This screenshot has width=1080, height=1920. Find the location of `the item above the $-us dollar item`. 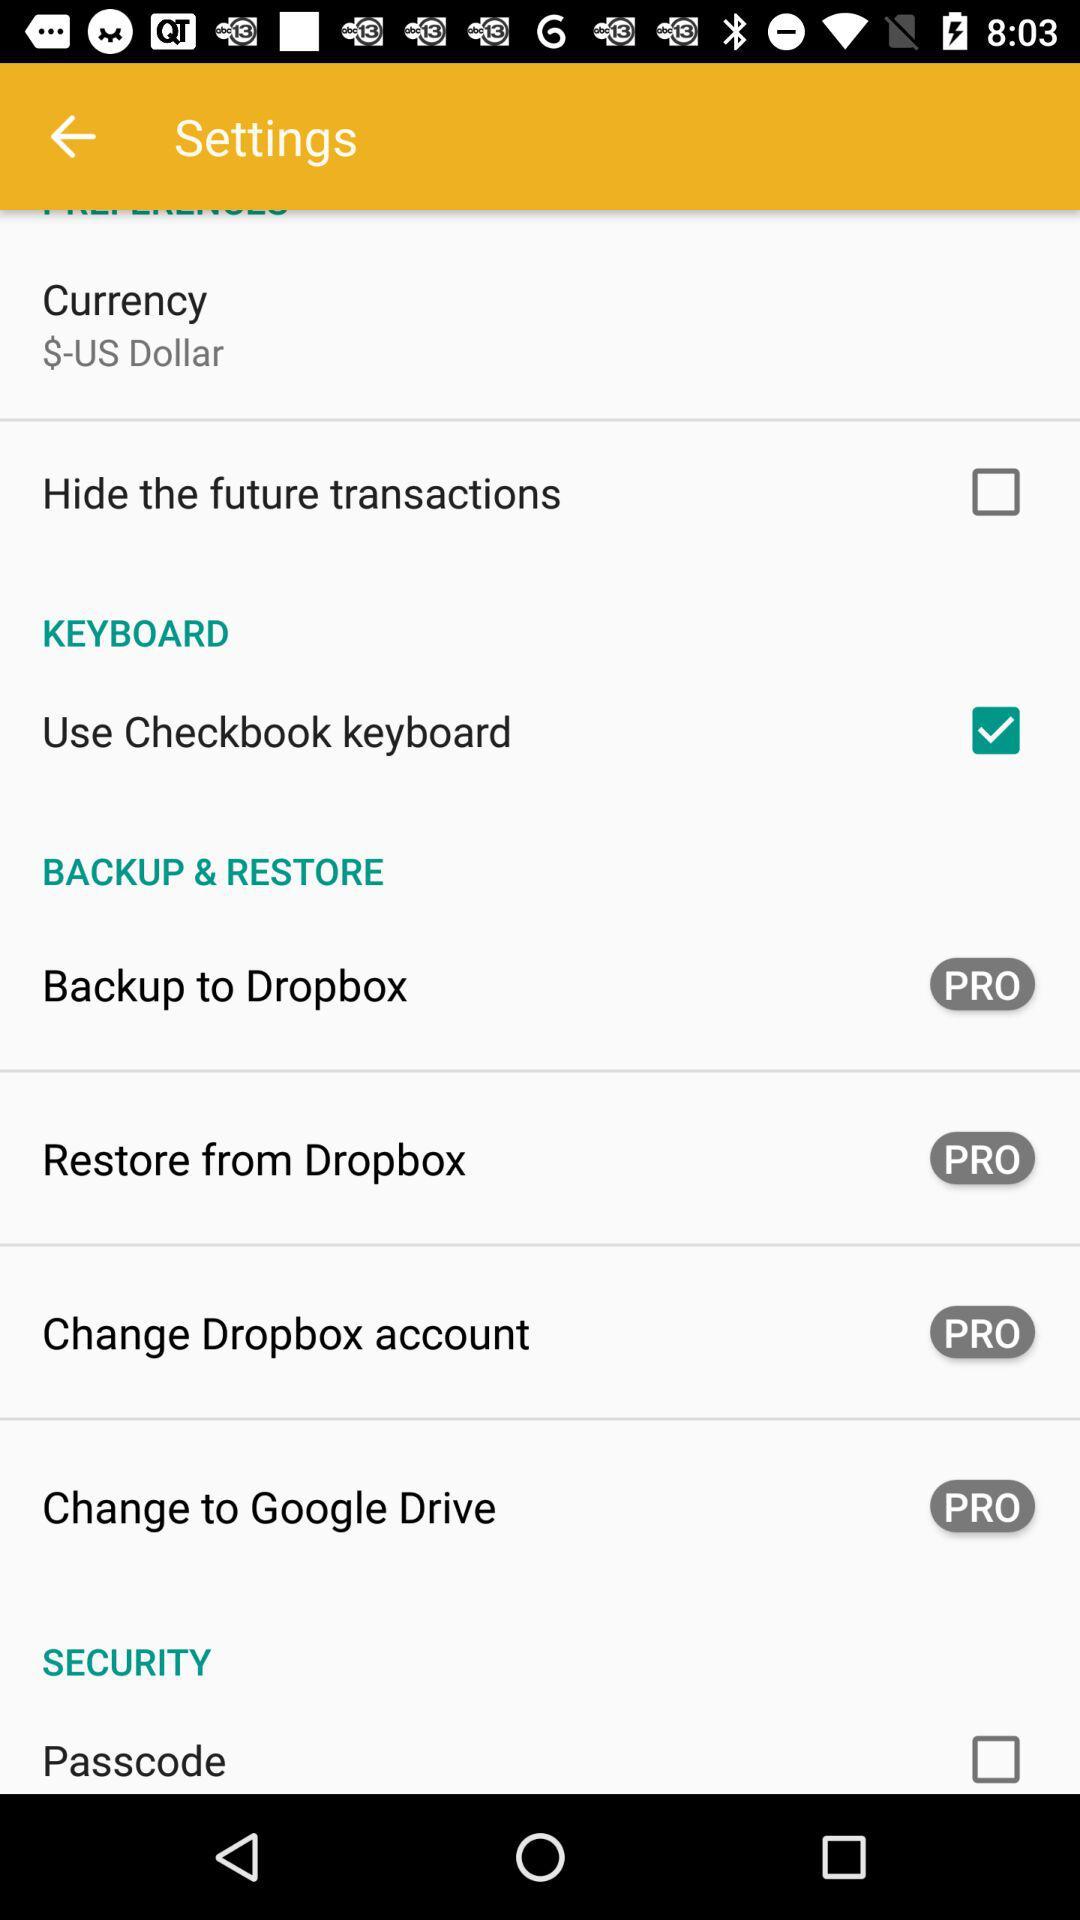

the item above the $-us dollar item is located at coordinates (124, 297).